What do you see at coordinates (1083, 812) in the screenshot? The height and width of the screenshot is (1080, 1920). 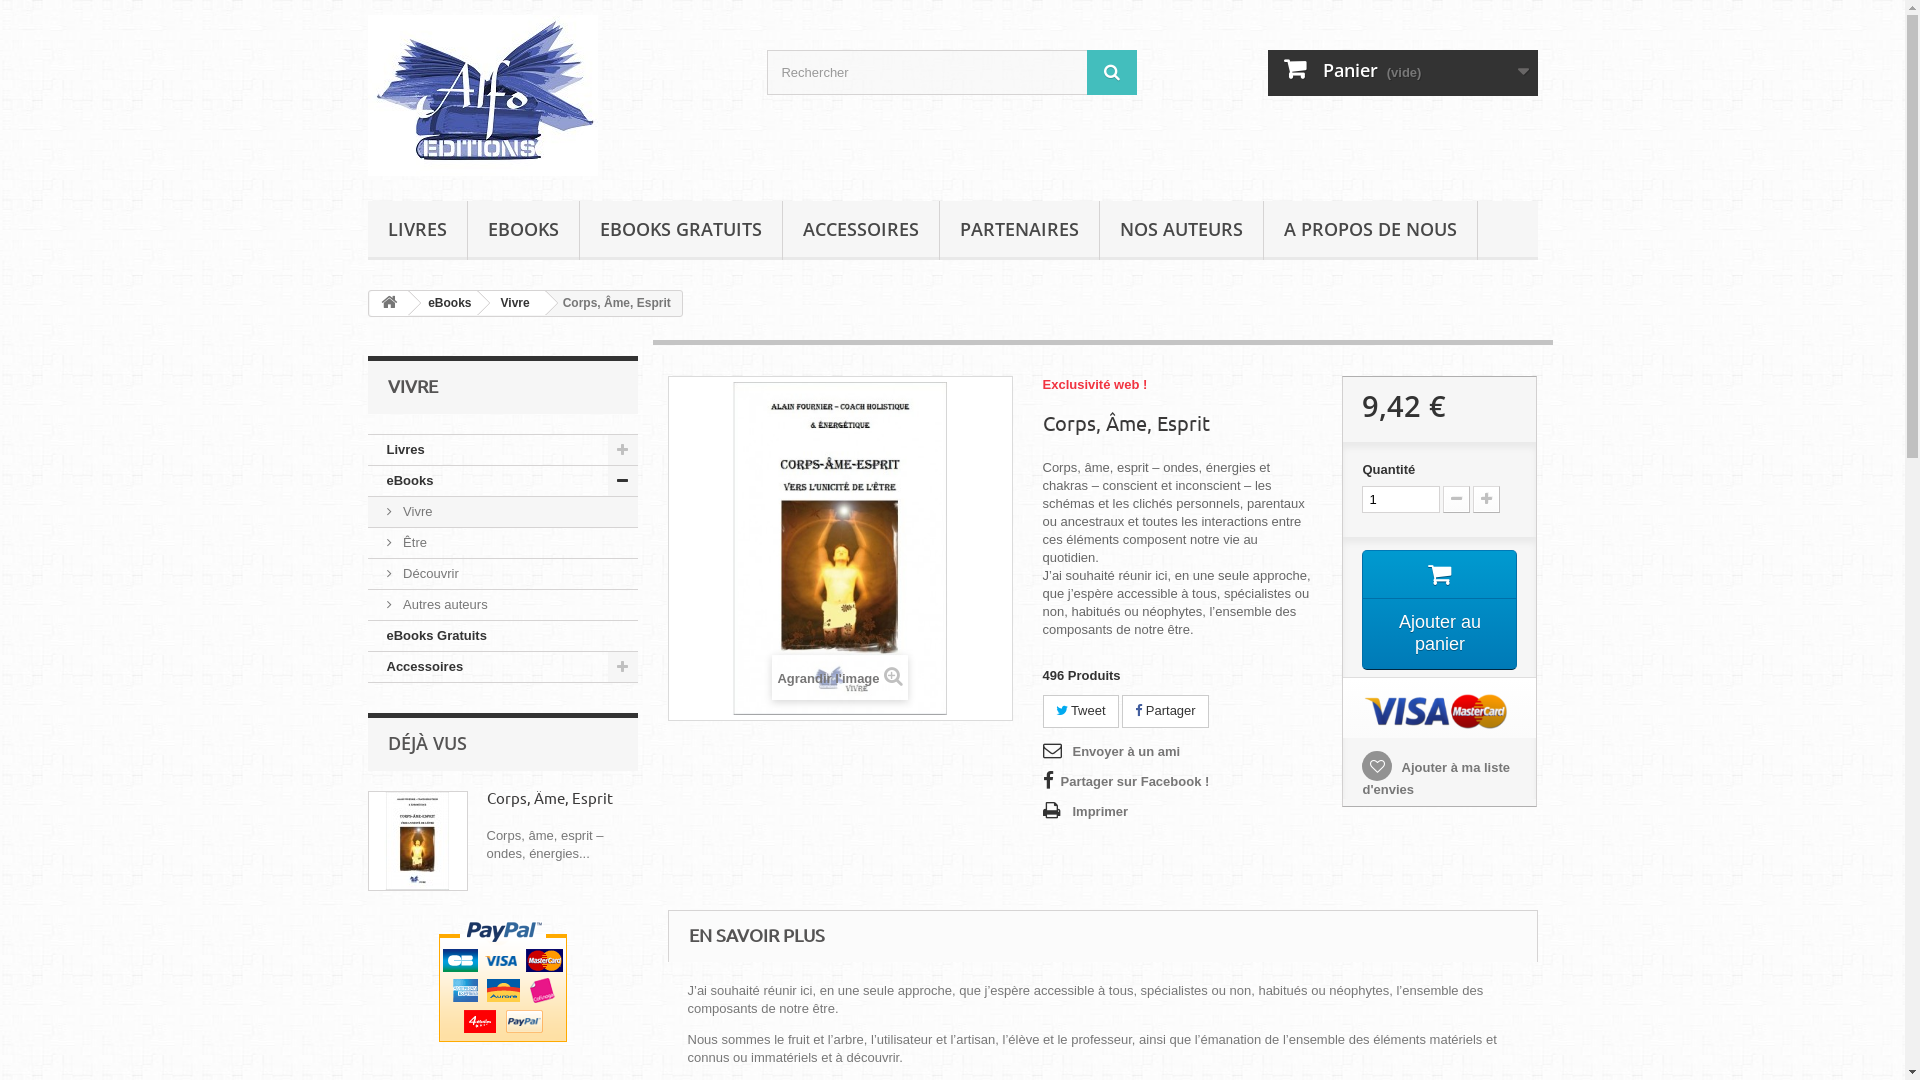 I see `'Imprimer'` at bounding box center [1083, 812].